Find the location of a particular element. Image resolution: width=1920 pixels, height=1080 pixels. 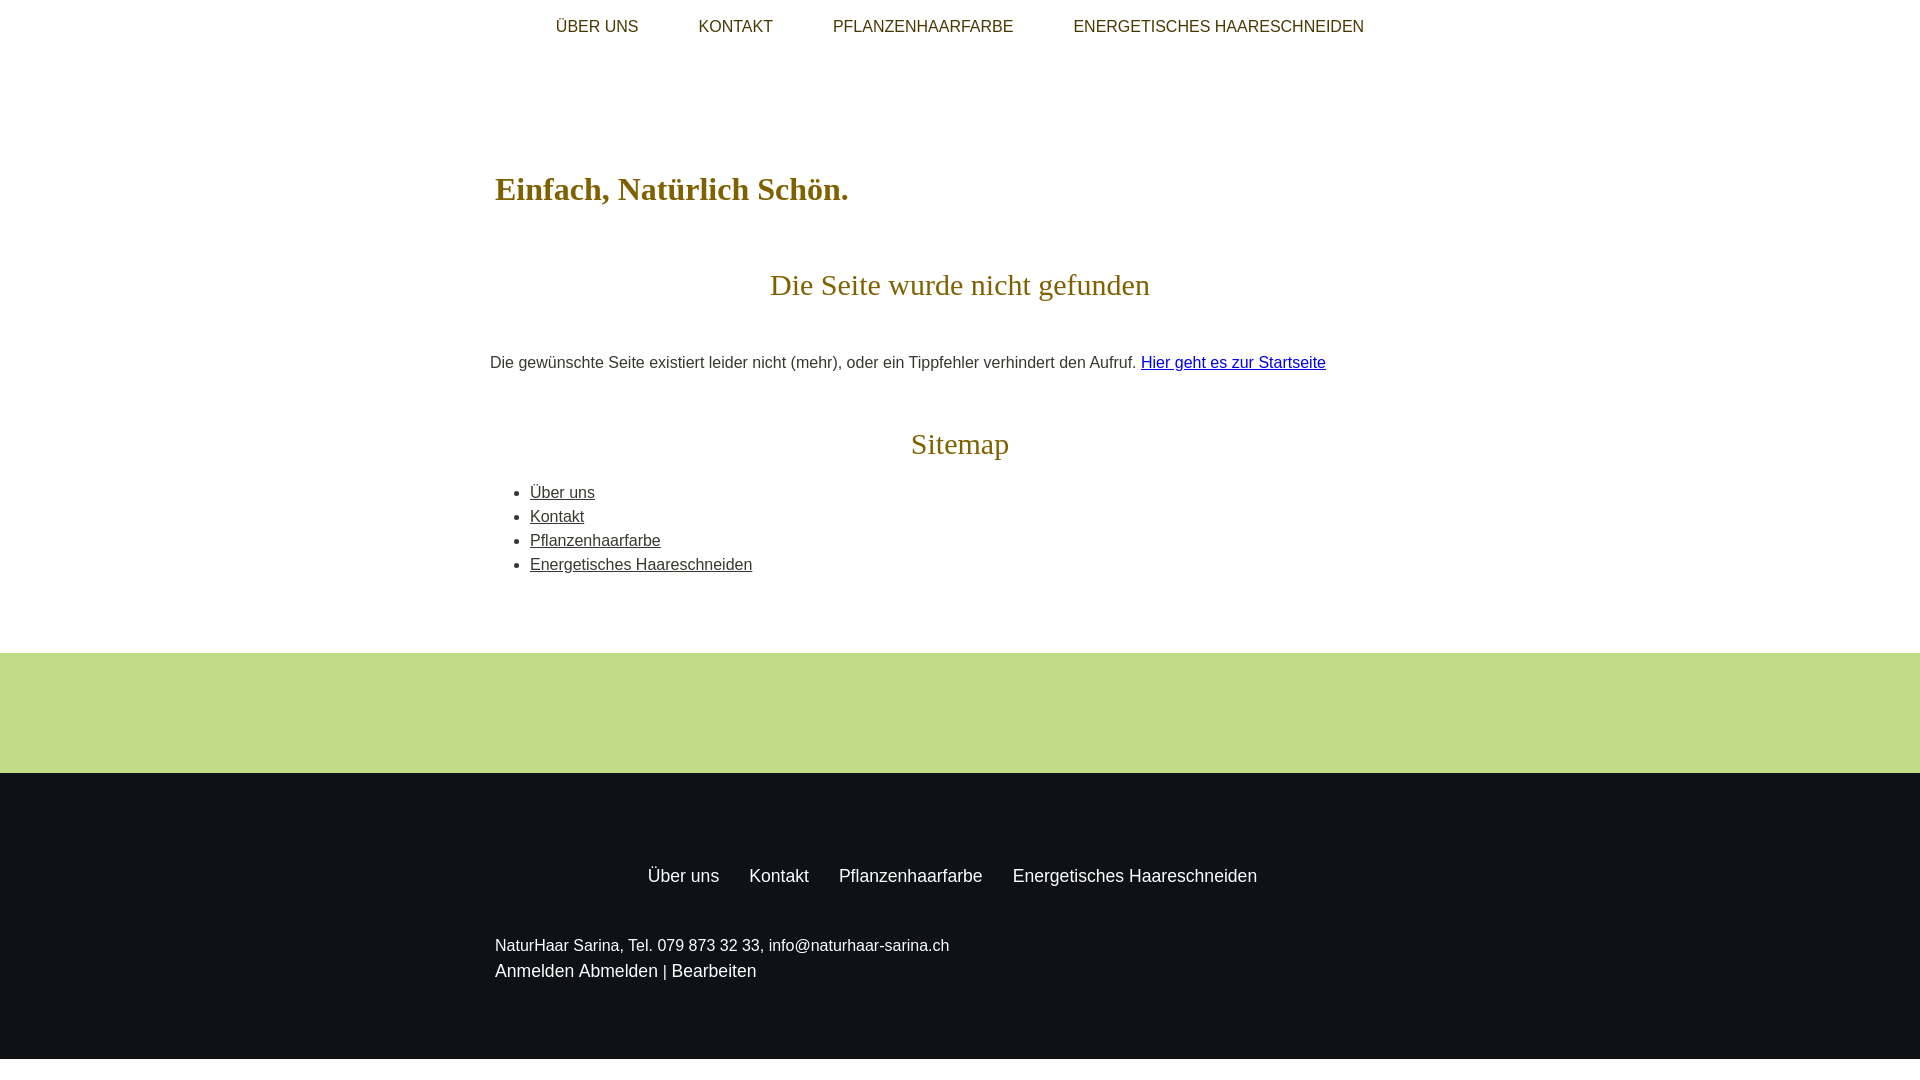

'KONTAKT' is located at coordinates (734, 27).